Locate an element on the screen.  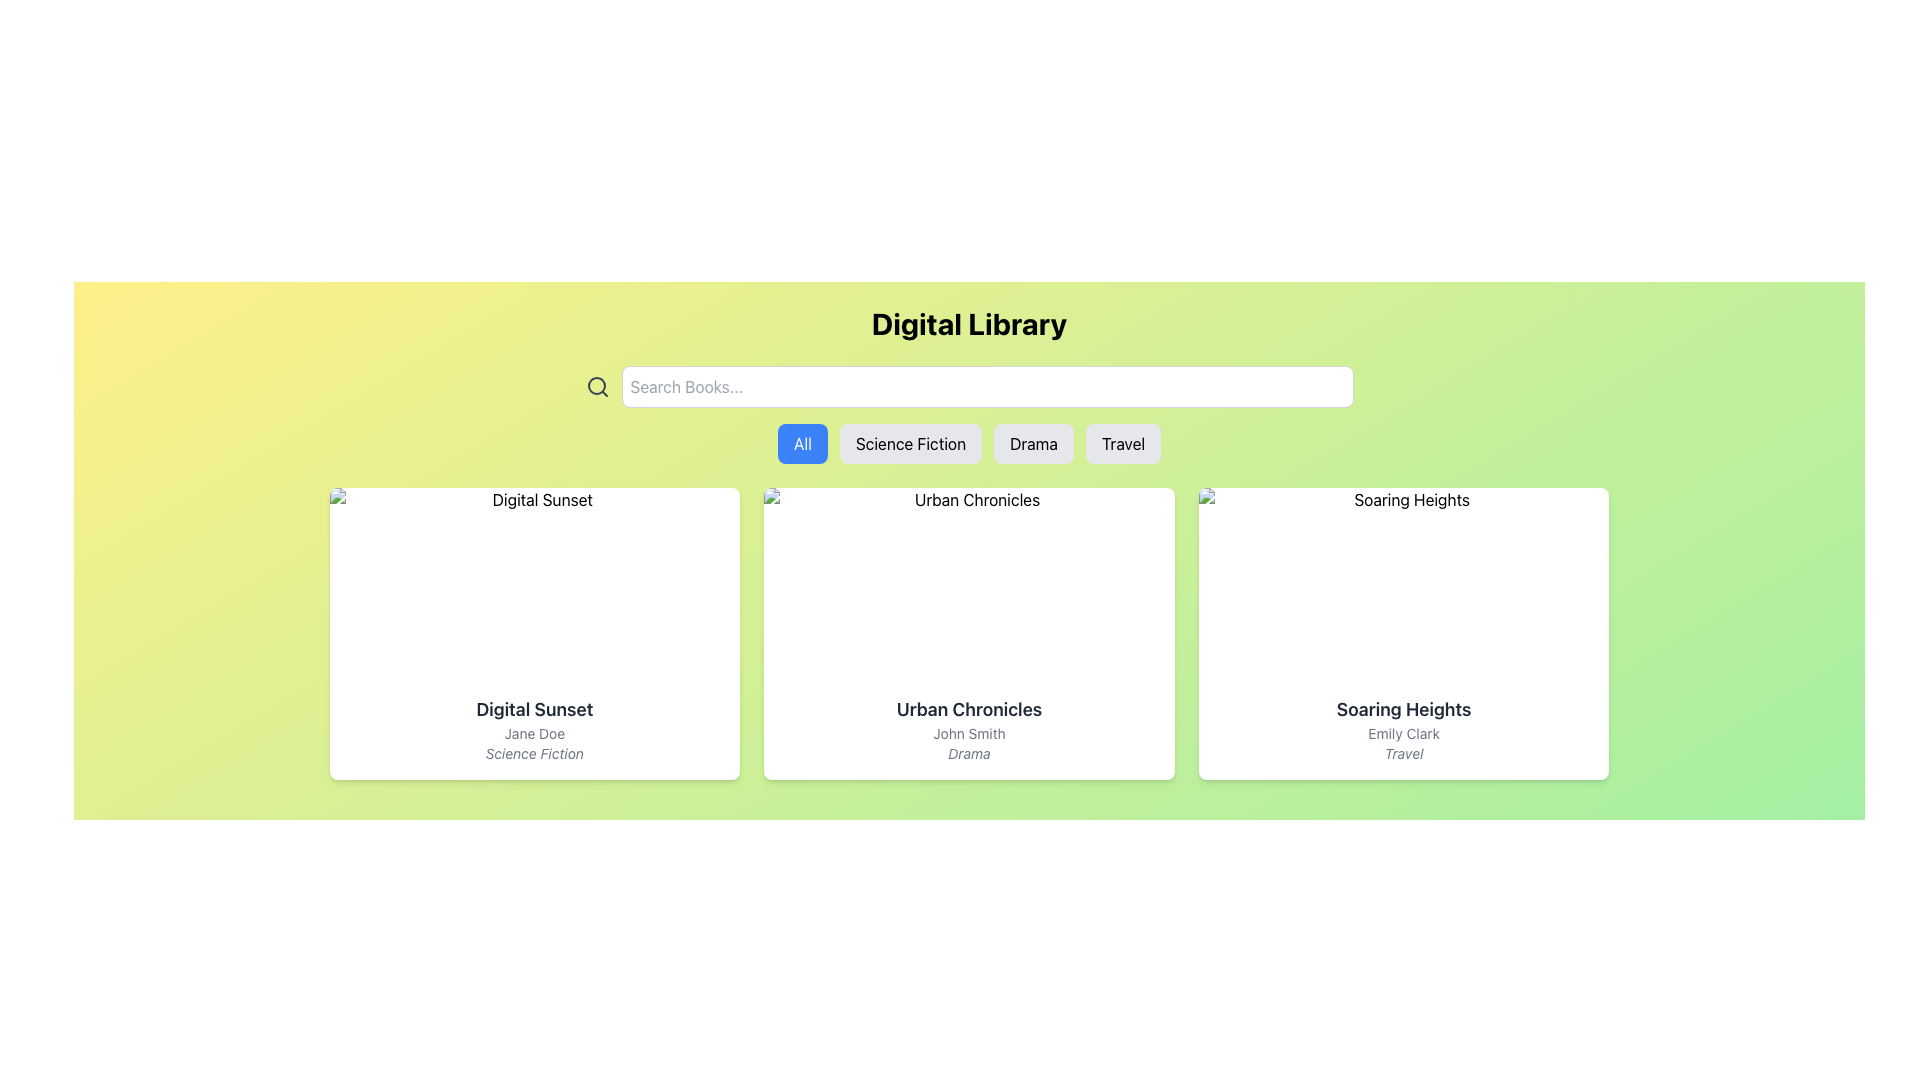
the main graphic or thumbnail image for 'Urban Chronicles' to view image options is located at coordinates (969, 583).